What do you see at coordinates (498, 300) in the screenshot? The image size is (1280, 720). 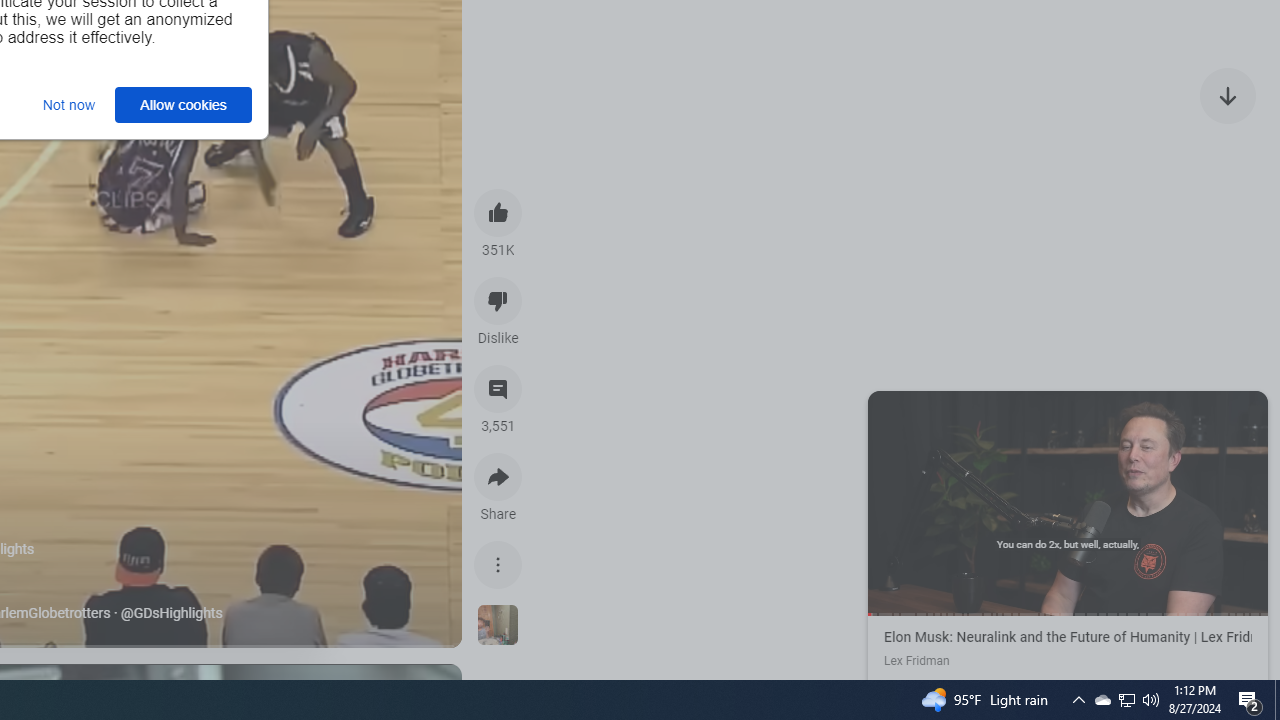 I see `'Dislike this video'` at bounding box center [498, 300].